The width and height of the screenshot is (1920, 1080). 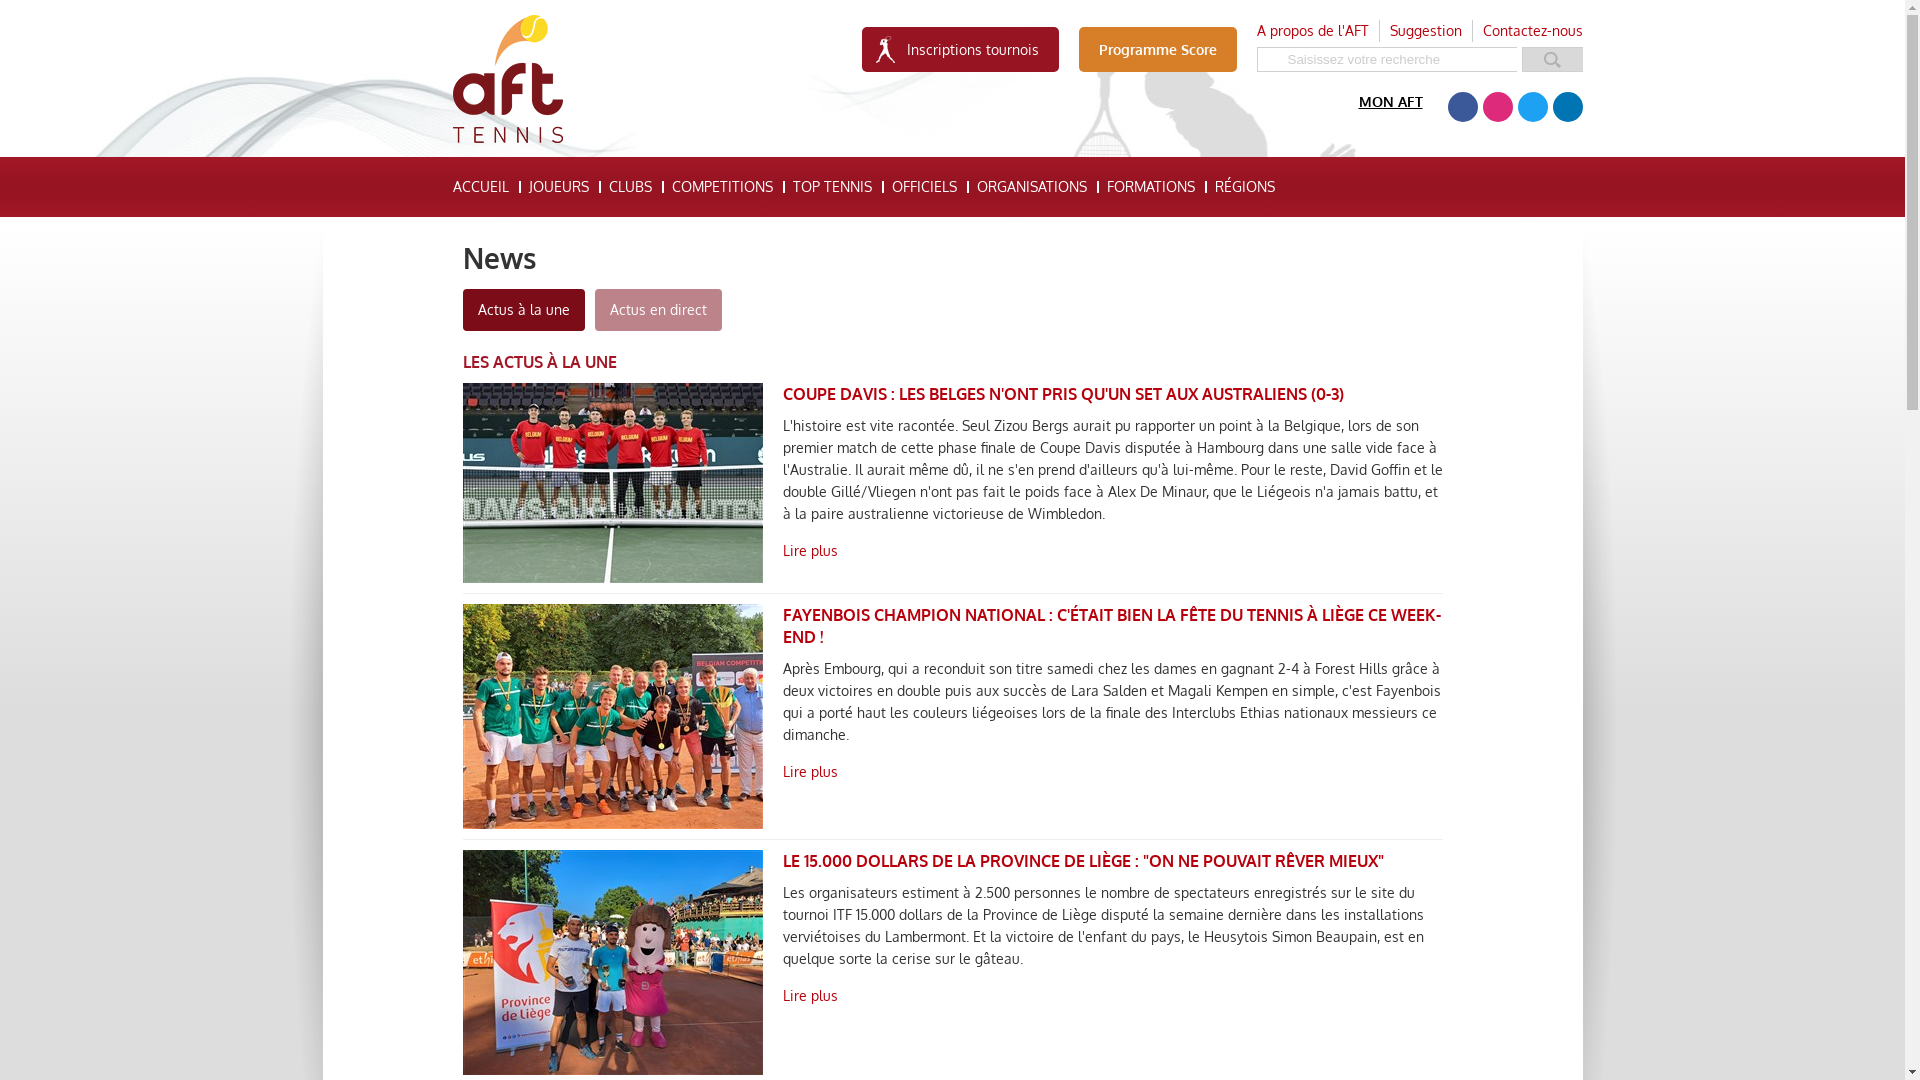 What do you see at coordinates (831, 186) in the screenshot?
I see `'TOP TENNIS'` at bounding box center [831, 186].